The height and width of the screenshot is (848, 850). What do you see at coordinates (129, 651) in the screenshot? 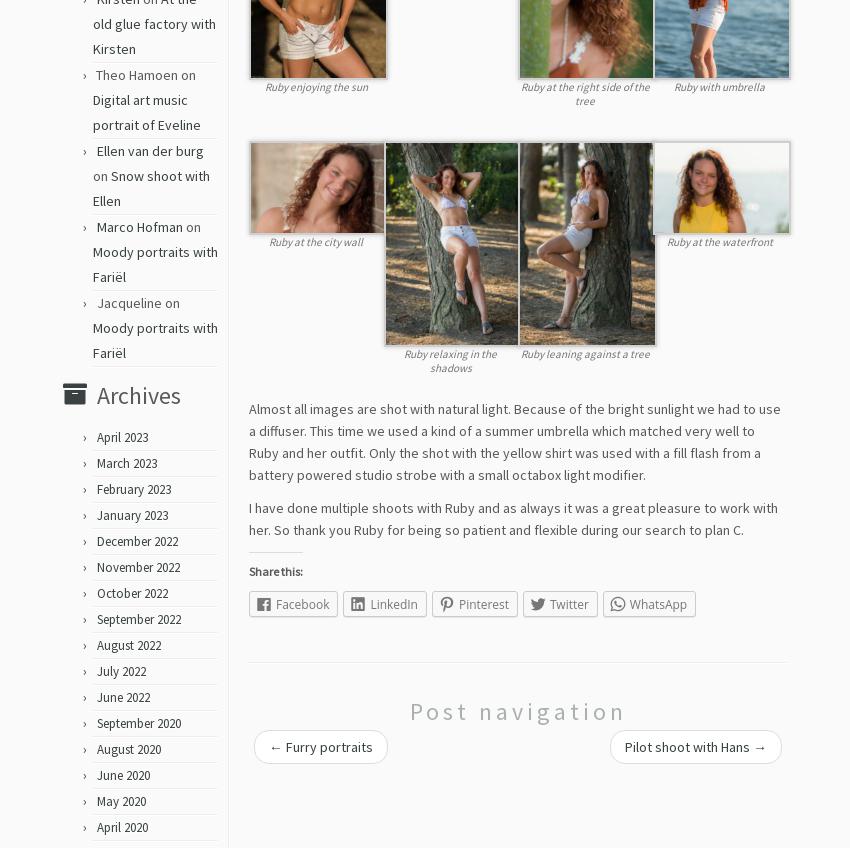
I see `'August 2022'` at bounding box center [129, 651].